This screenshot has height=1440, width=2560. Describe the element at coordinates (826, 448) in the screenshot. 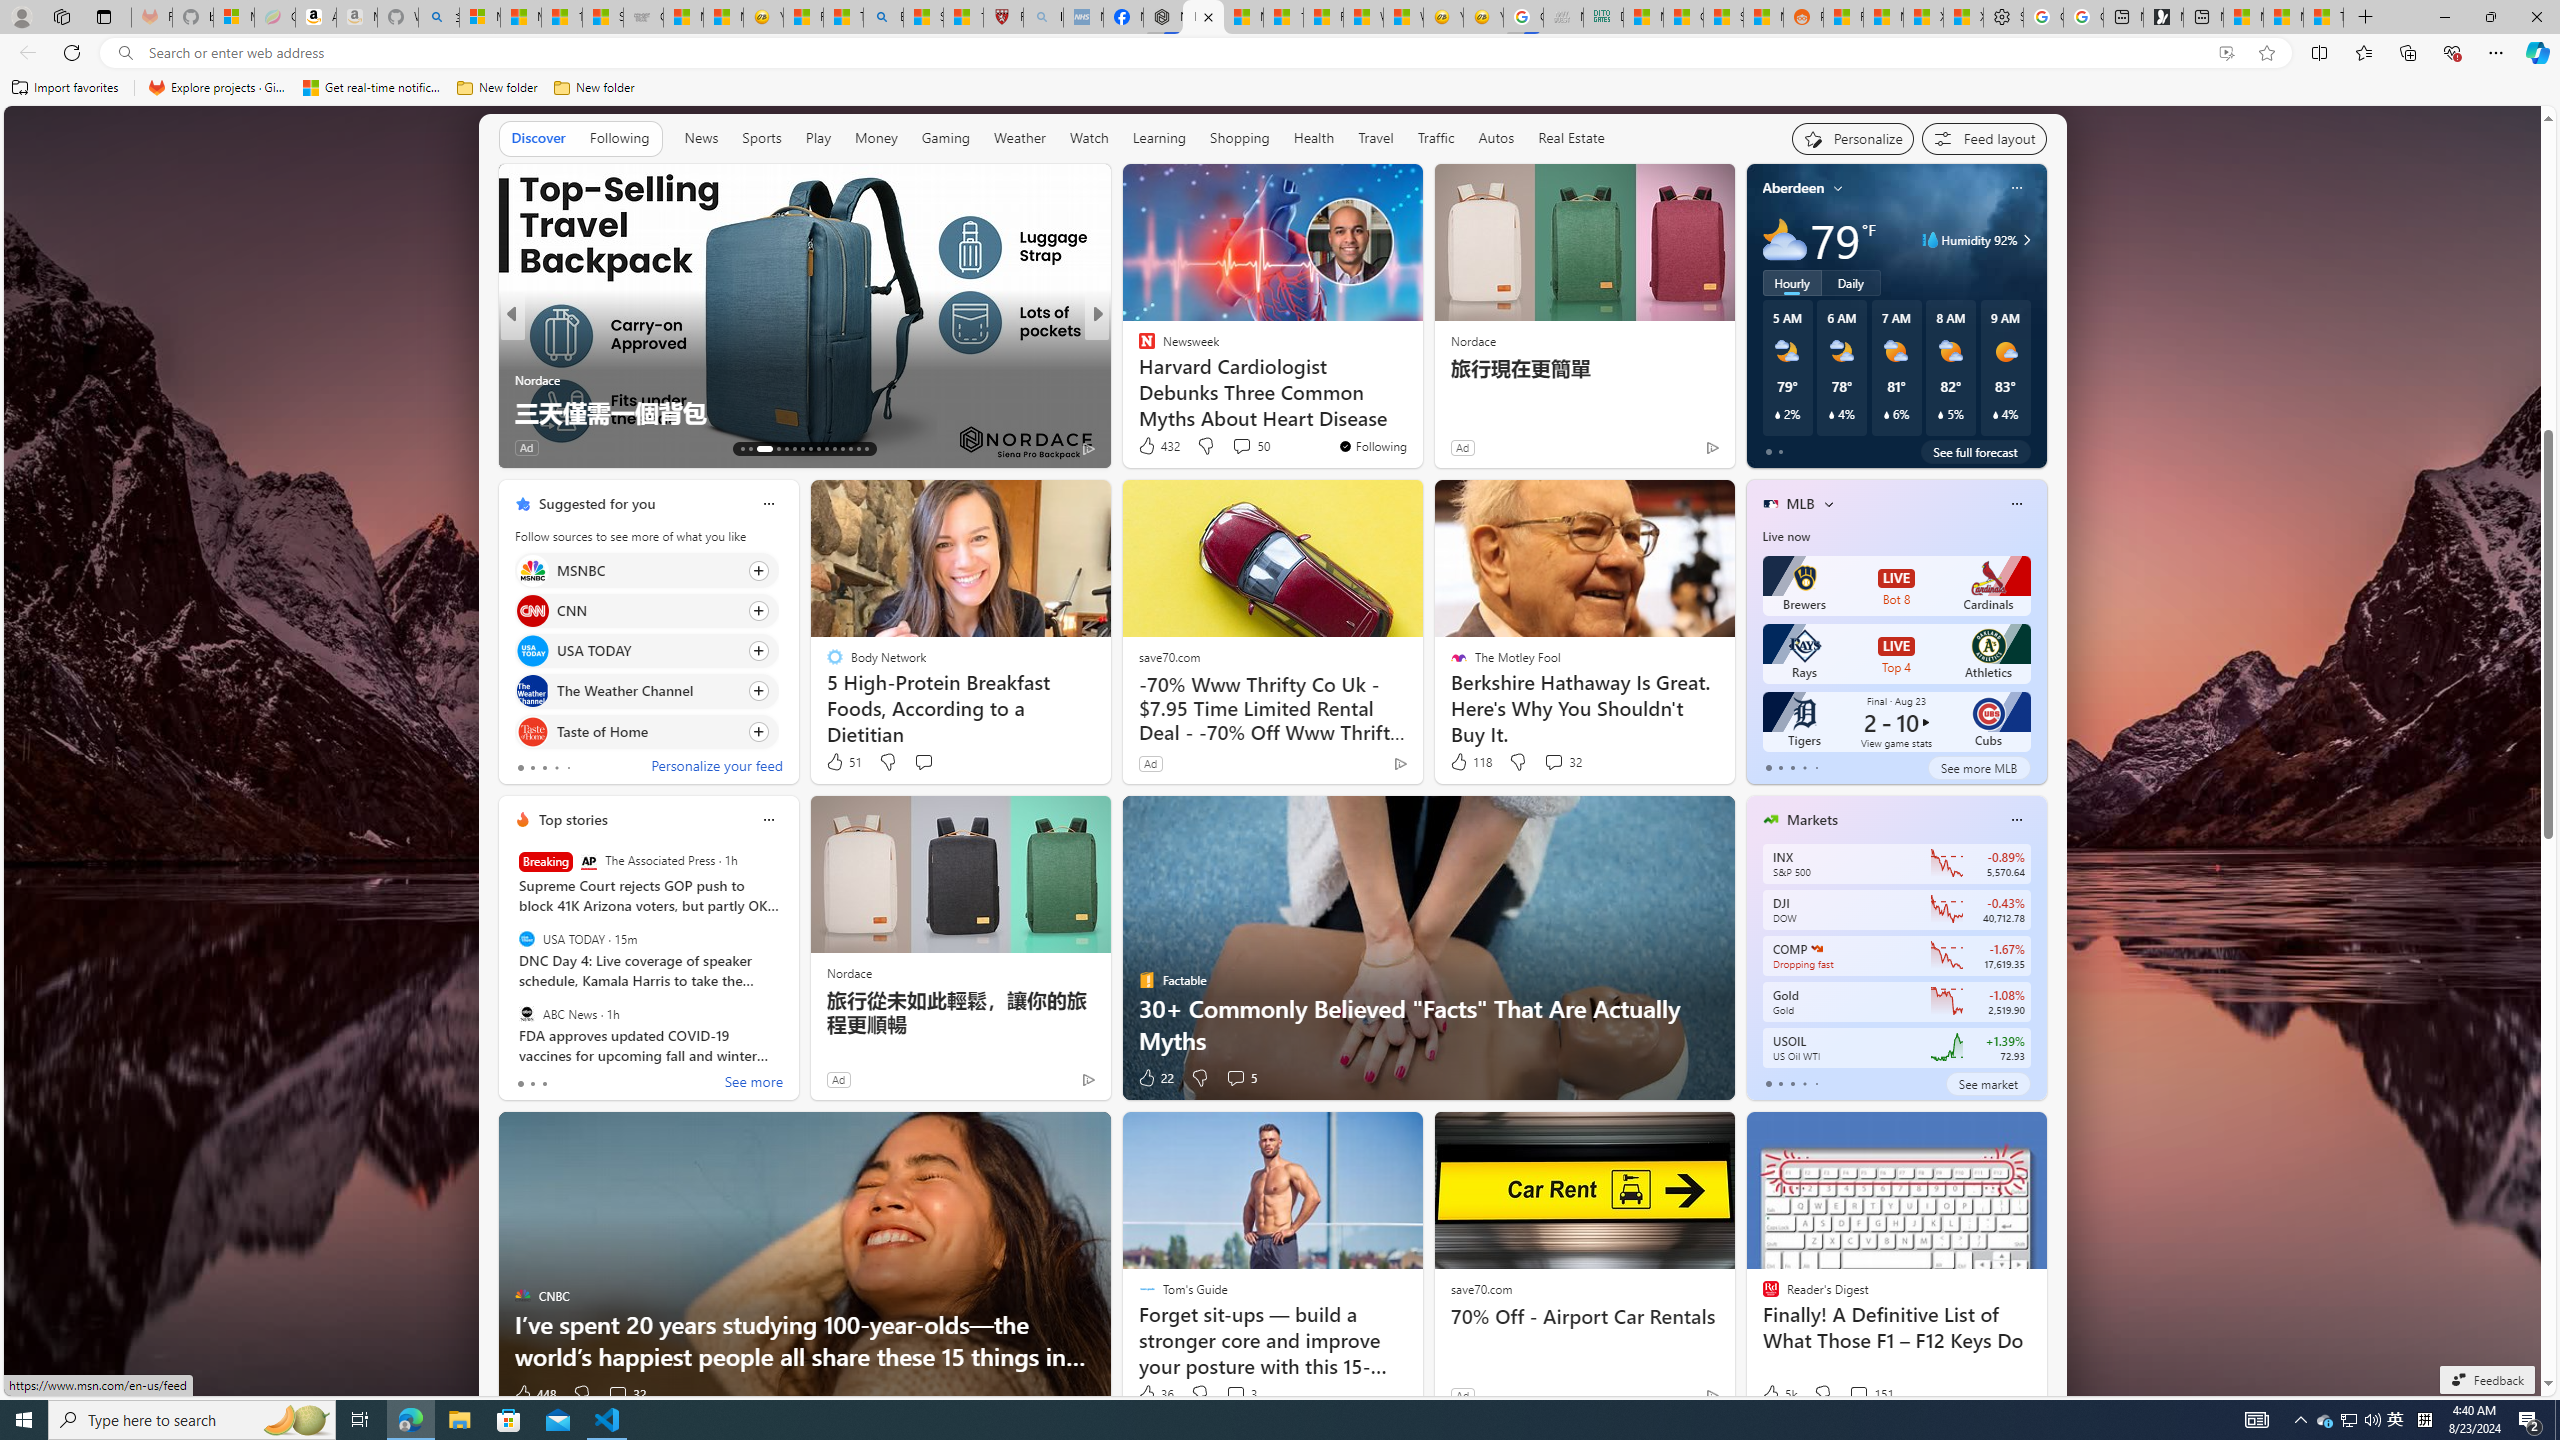

I see `'AutomationID: tab-75'` at that location.